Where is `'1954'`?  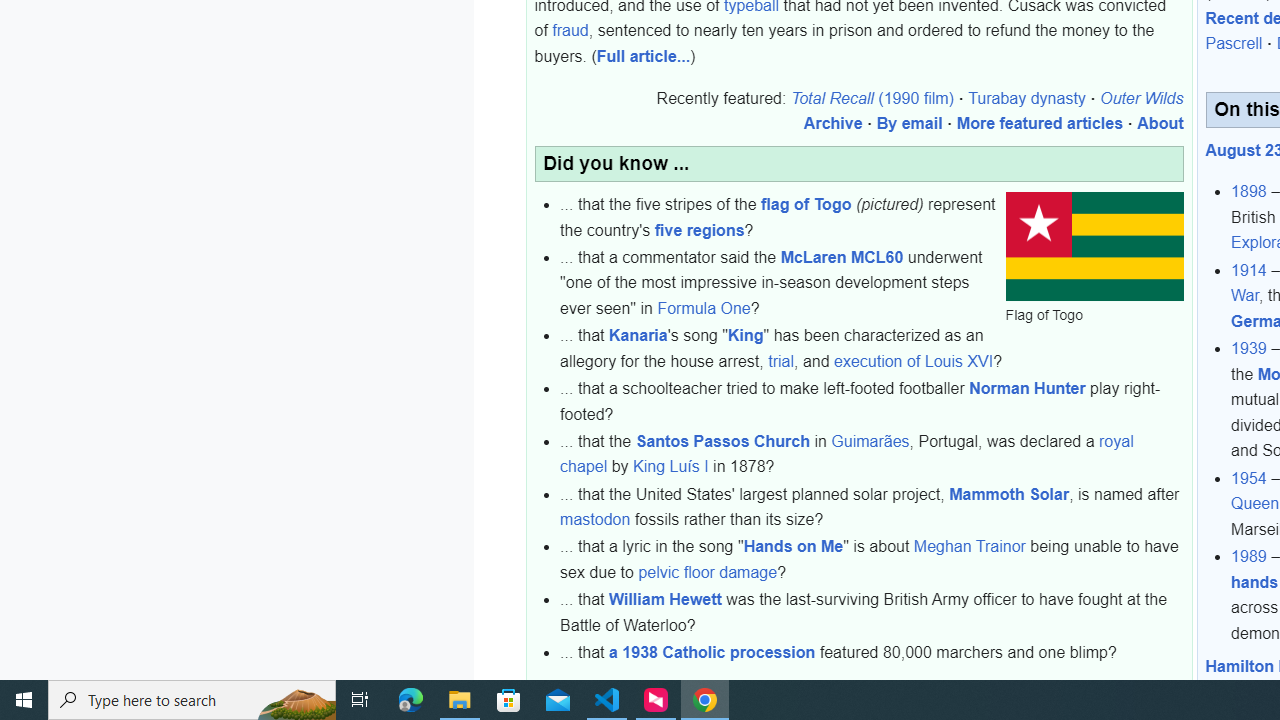 '1954' is located at coordinates (1248, 477).